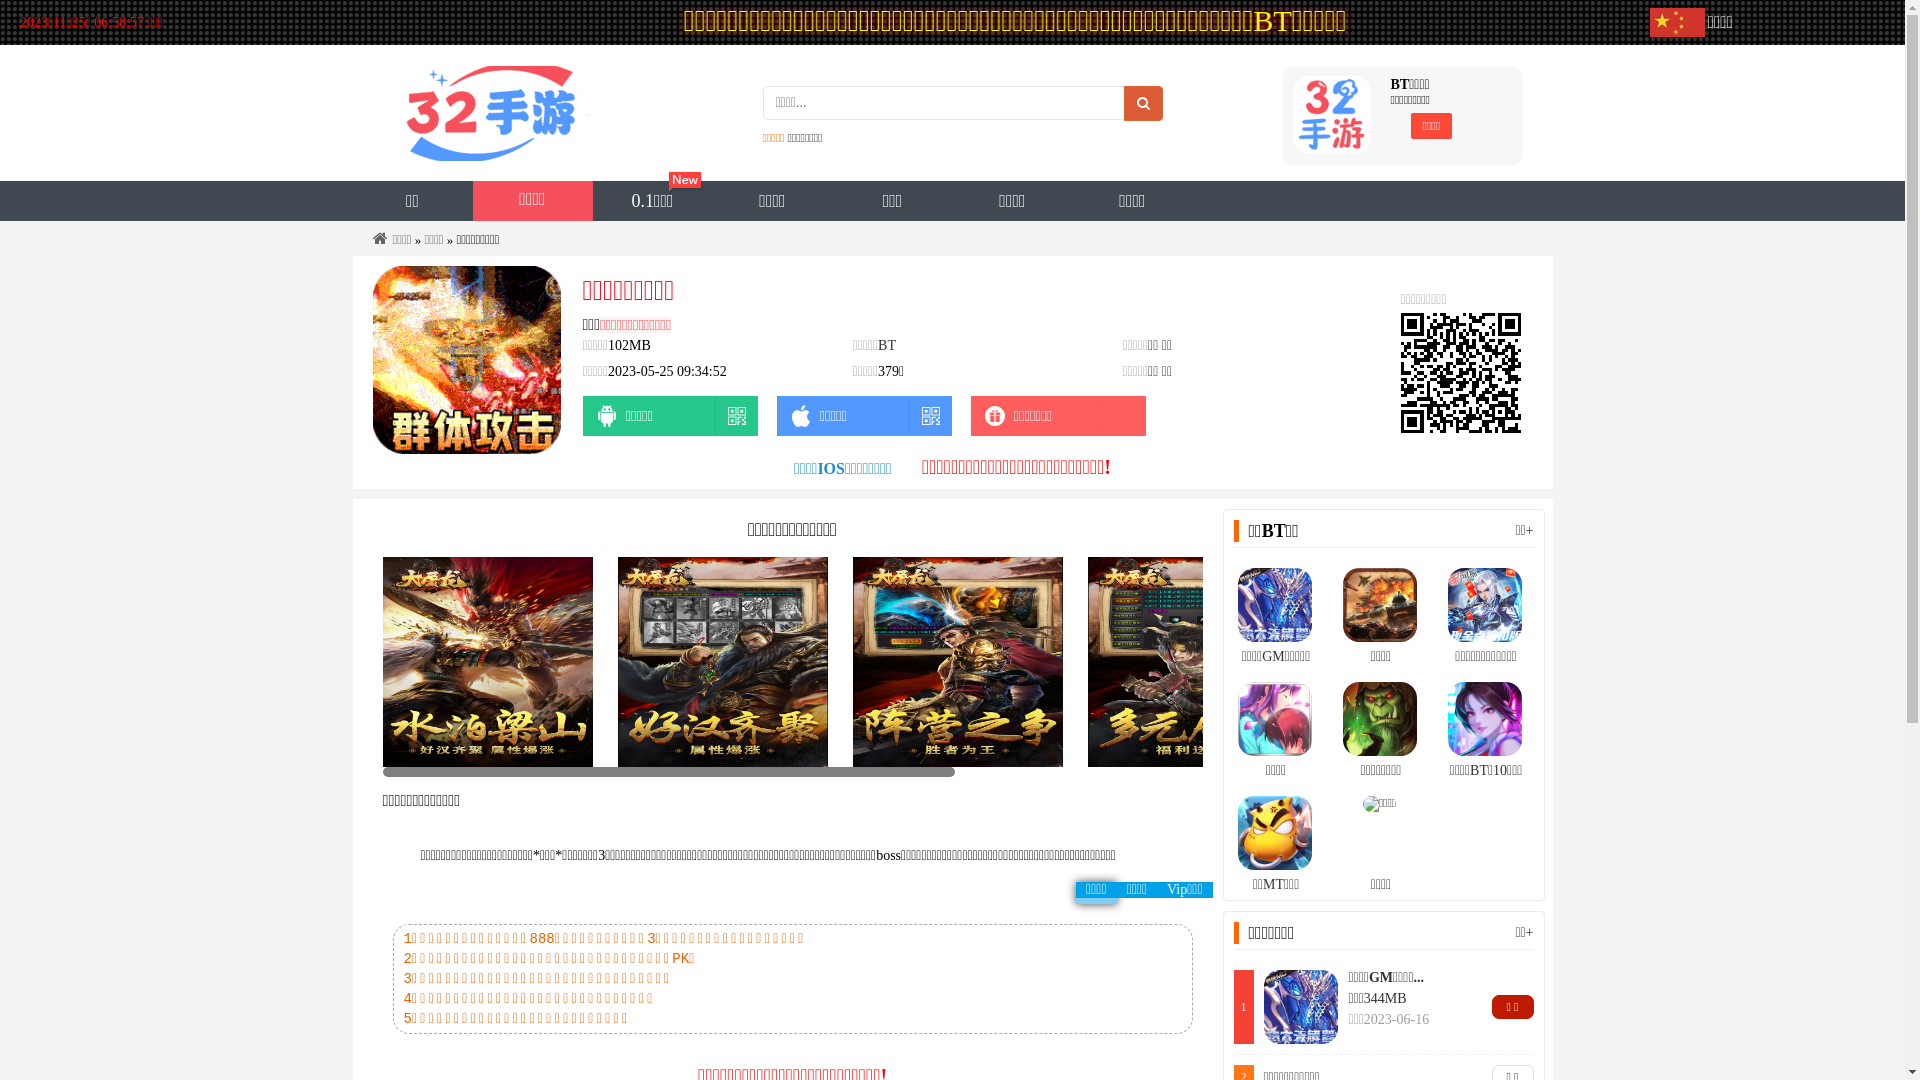 The width and height of the screenshot is (1920, 1080). What do you see at coordinates (886, 344) in the screenshot?
I see `'BT'` at bounding box center [886, 344].